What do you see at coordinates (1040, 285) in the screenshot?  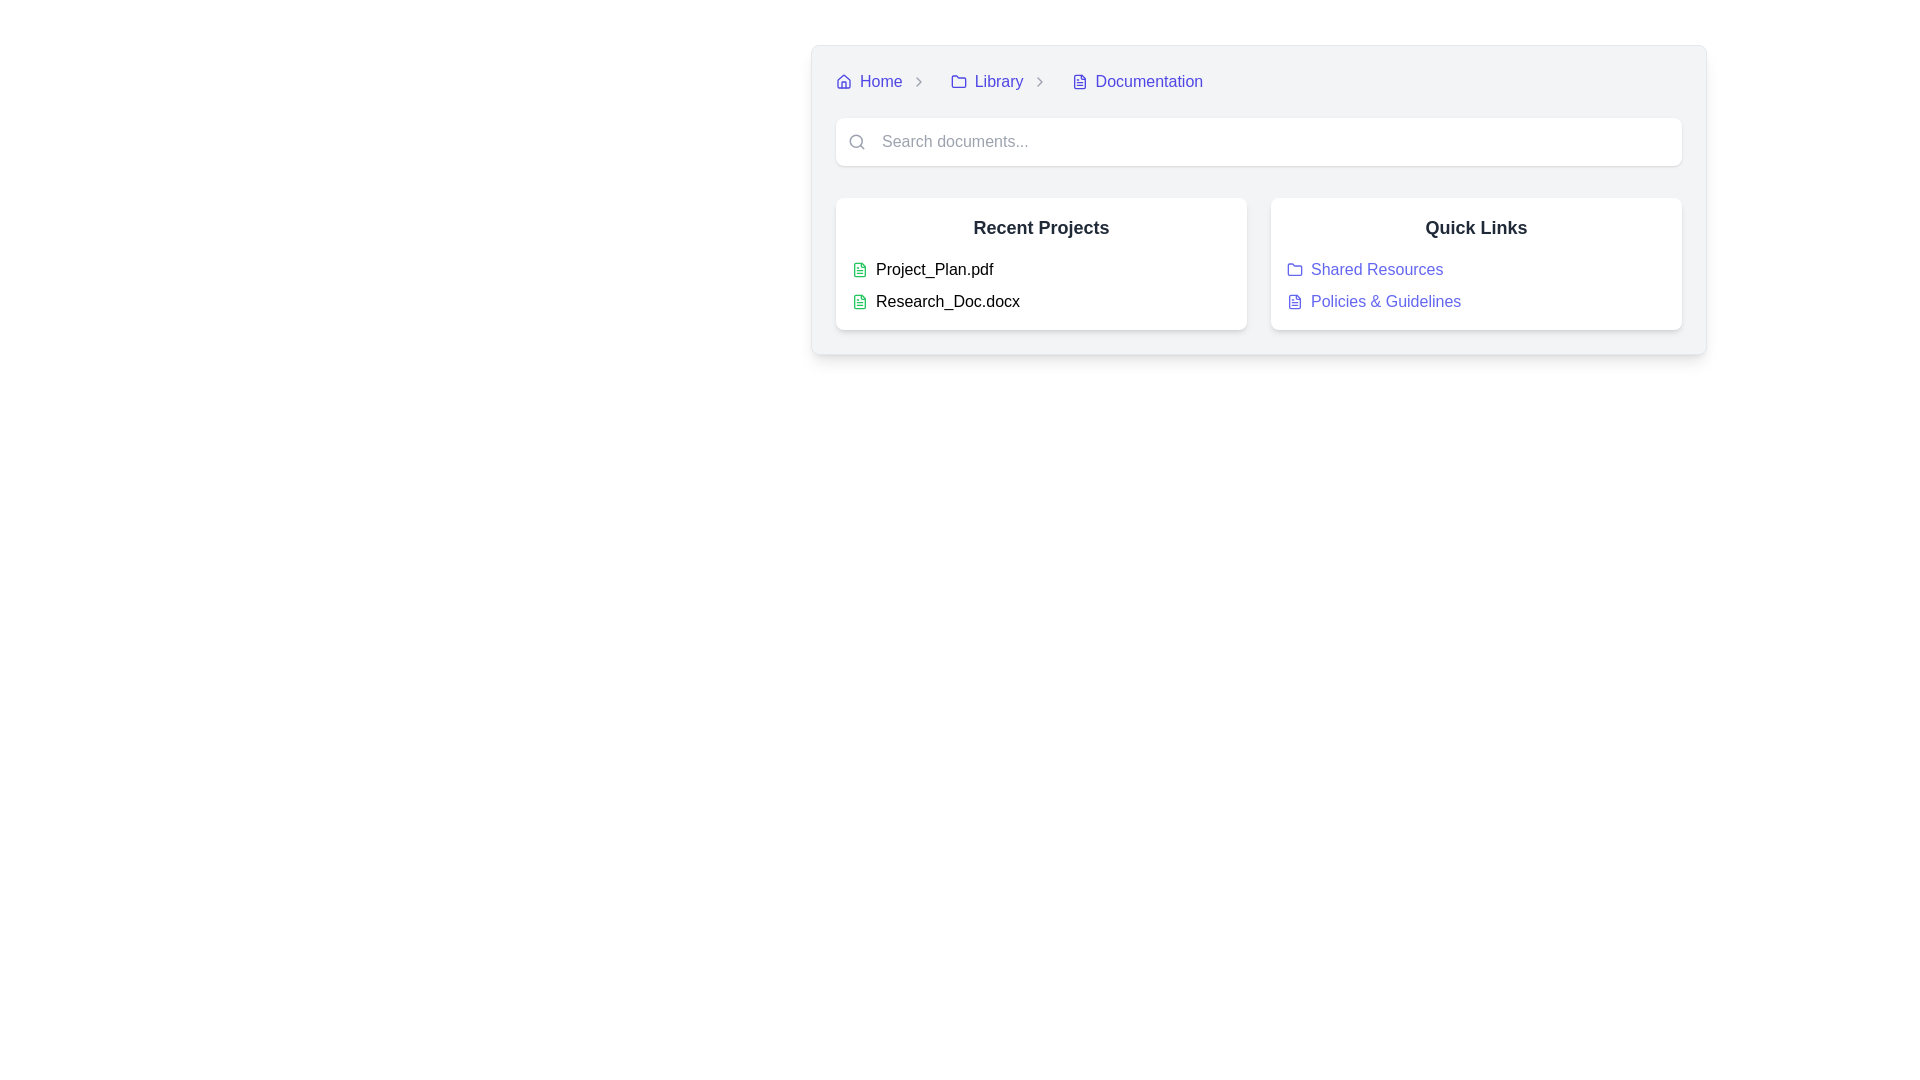 I see `the file name` at bounding box center [1040, 285].